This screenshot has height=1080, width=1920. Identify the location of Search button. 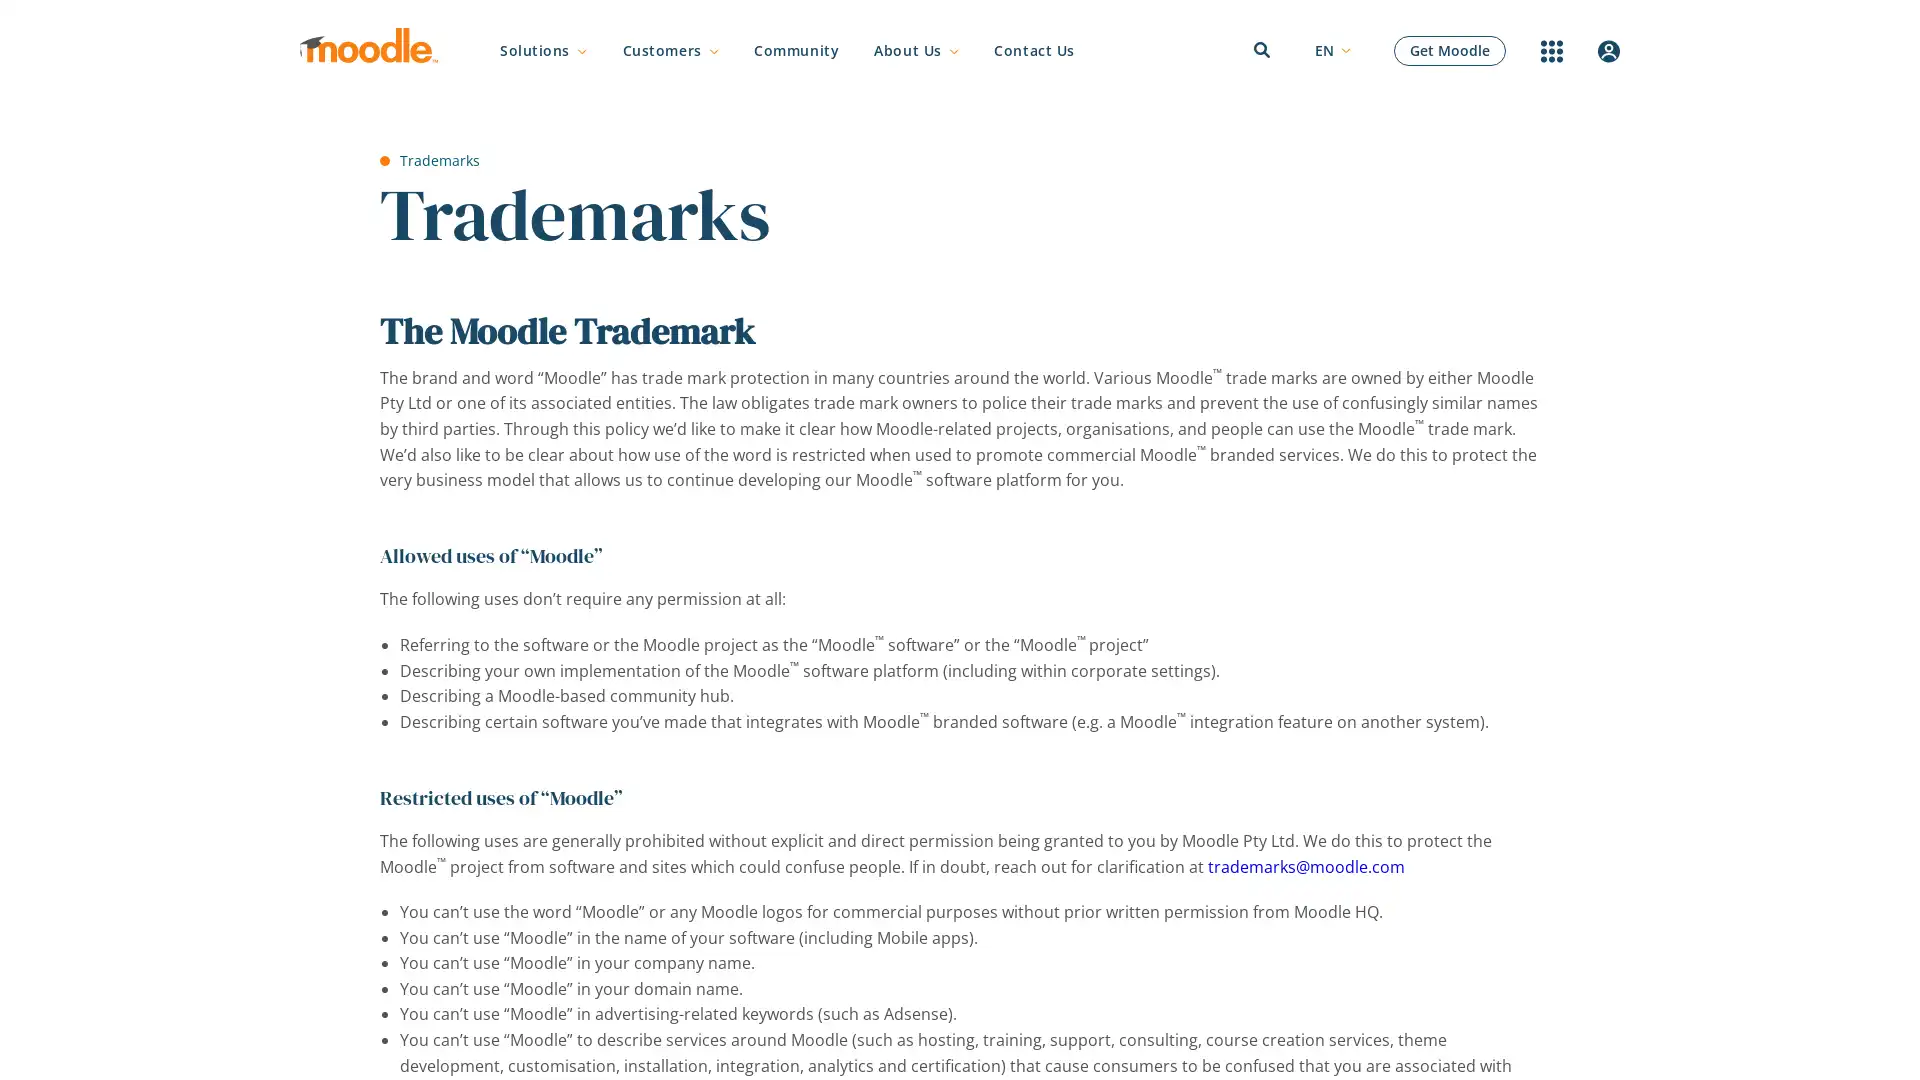
(1391, 543).